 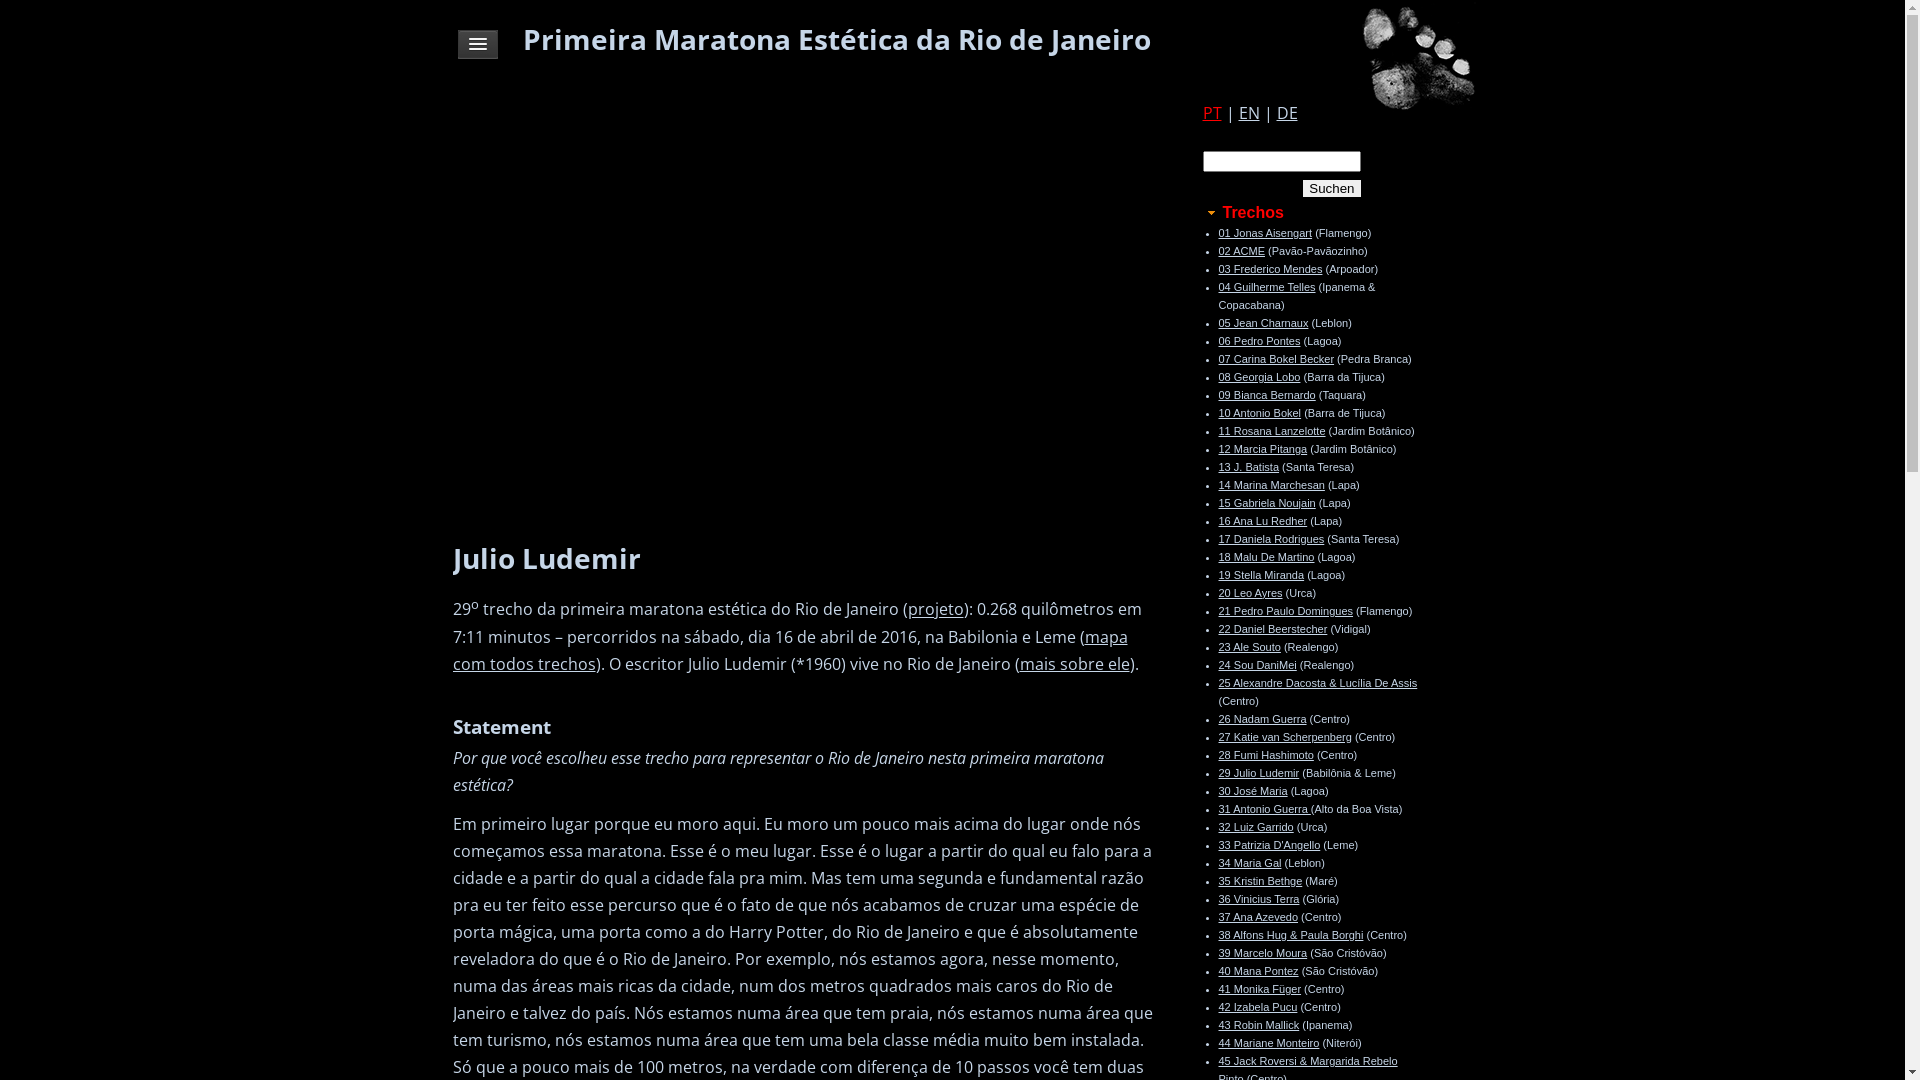 I want to click on '34 Maria Gal', so click(x=1248, y=862).